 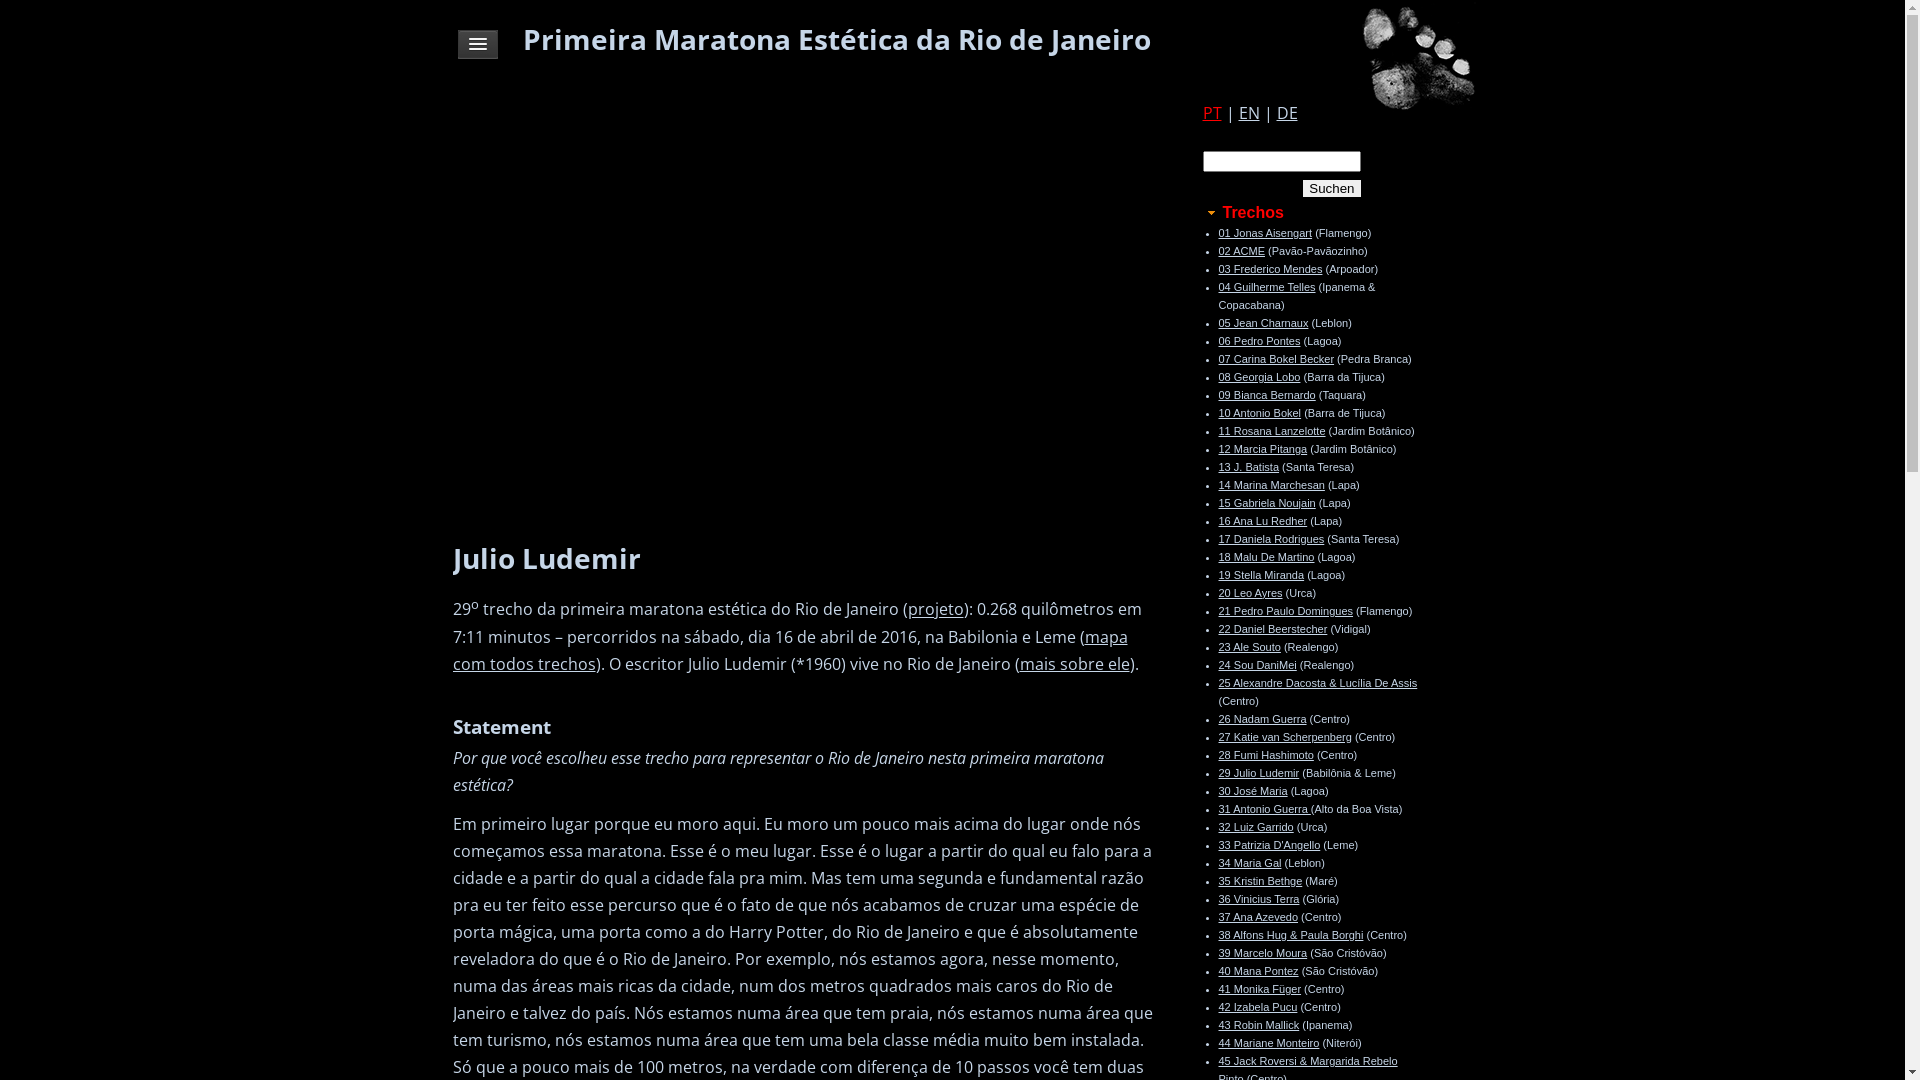 I want to click on '34 Maria Gal', so click(x=1248, y=862).